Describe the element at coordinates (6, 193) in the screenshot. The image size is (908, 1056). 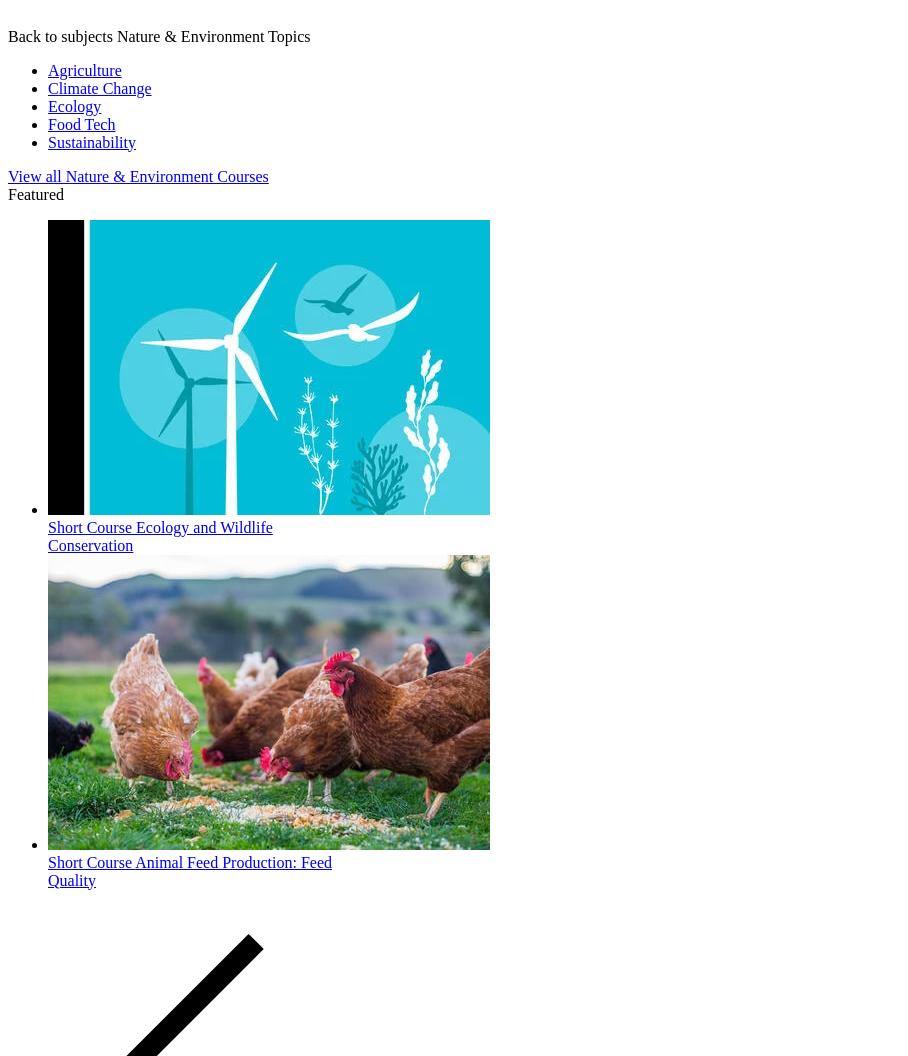
I see `'Featured'` at that location.